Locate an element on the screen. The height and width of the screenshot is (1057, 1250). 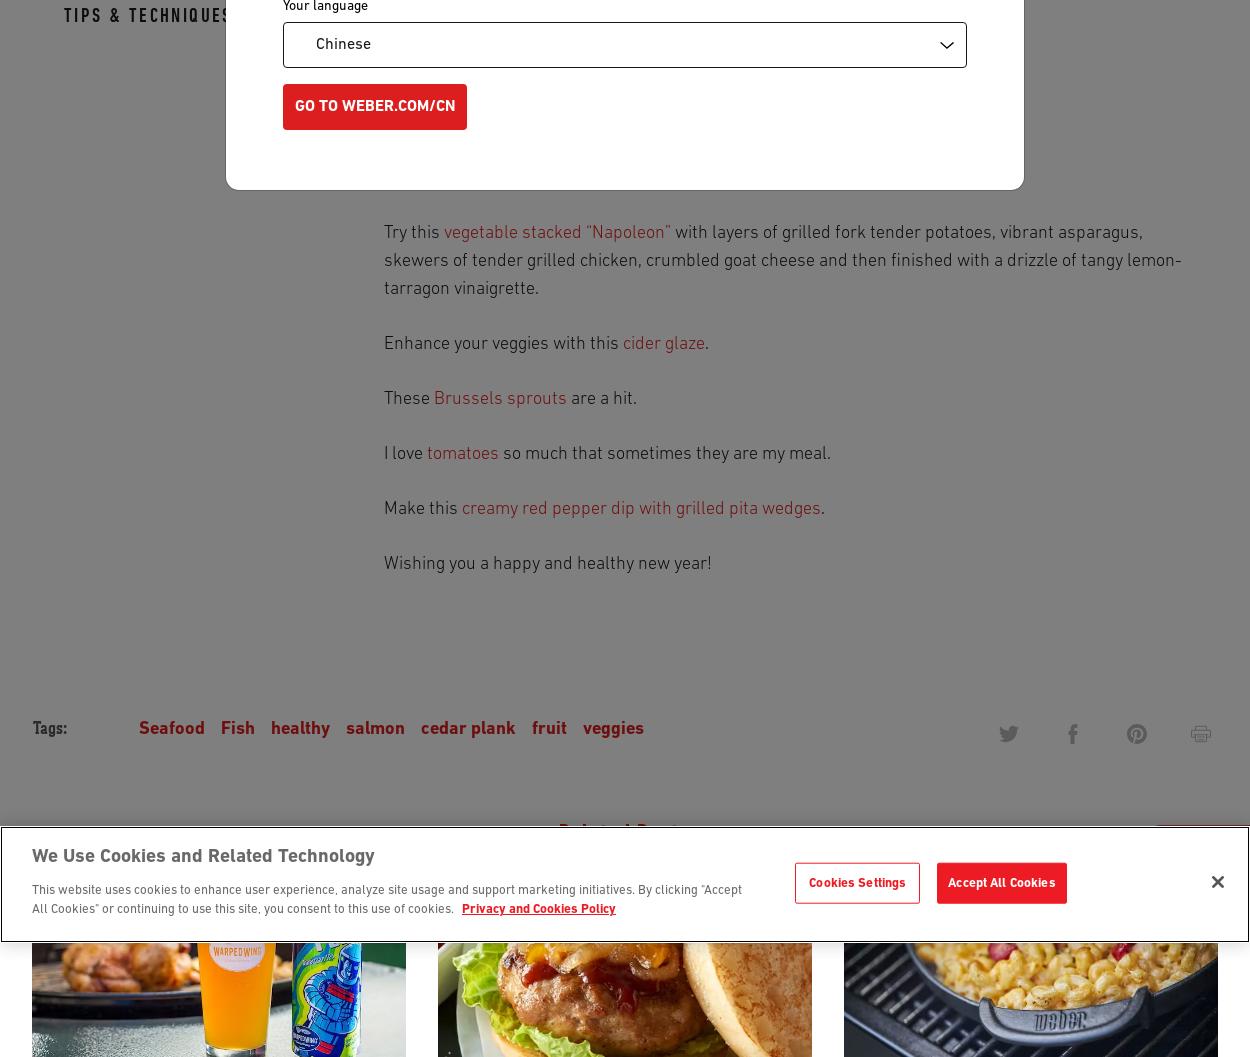
'I love' is located at coordinates (383, 454).